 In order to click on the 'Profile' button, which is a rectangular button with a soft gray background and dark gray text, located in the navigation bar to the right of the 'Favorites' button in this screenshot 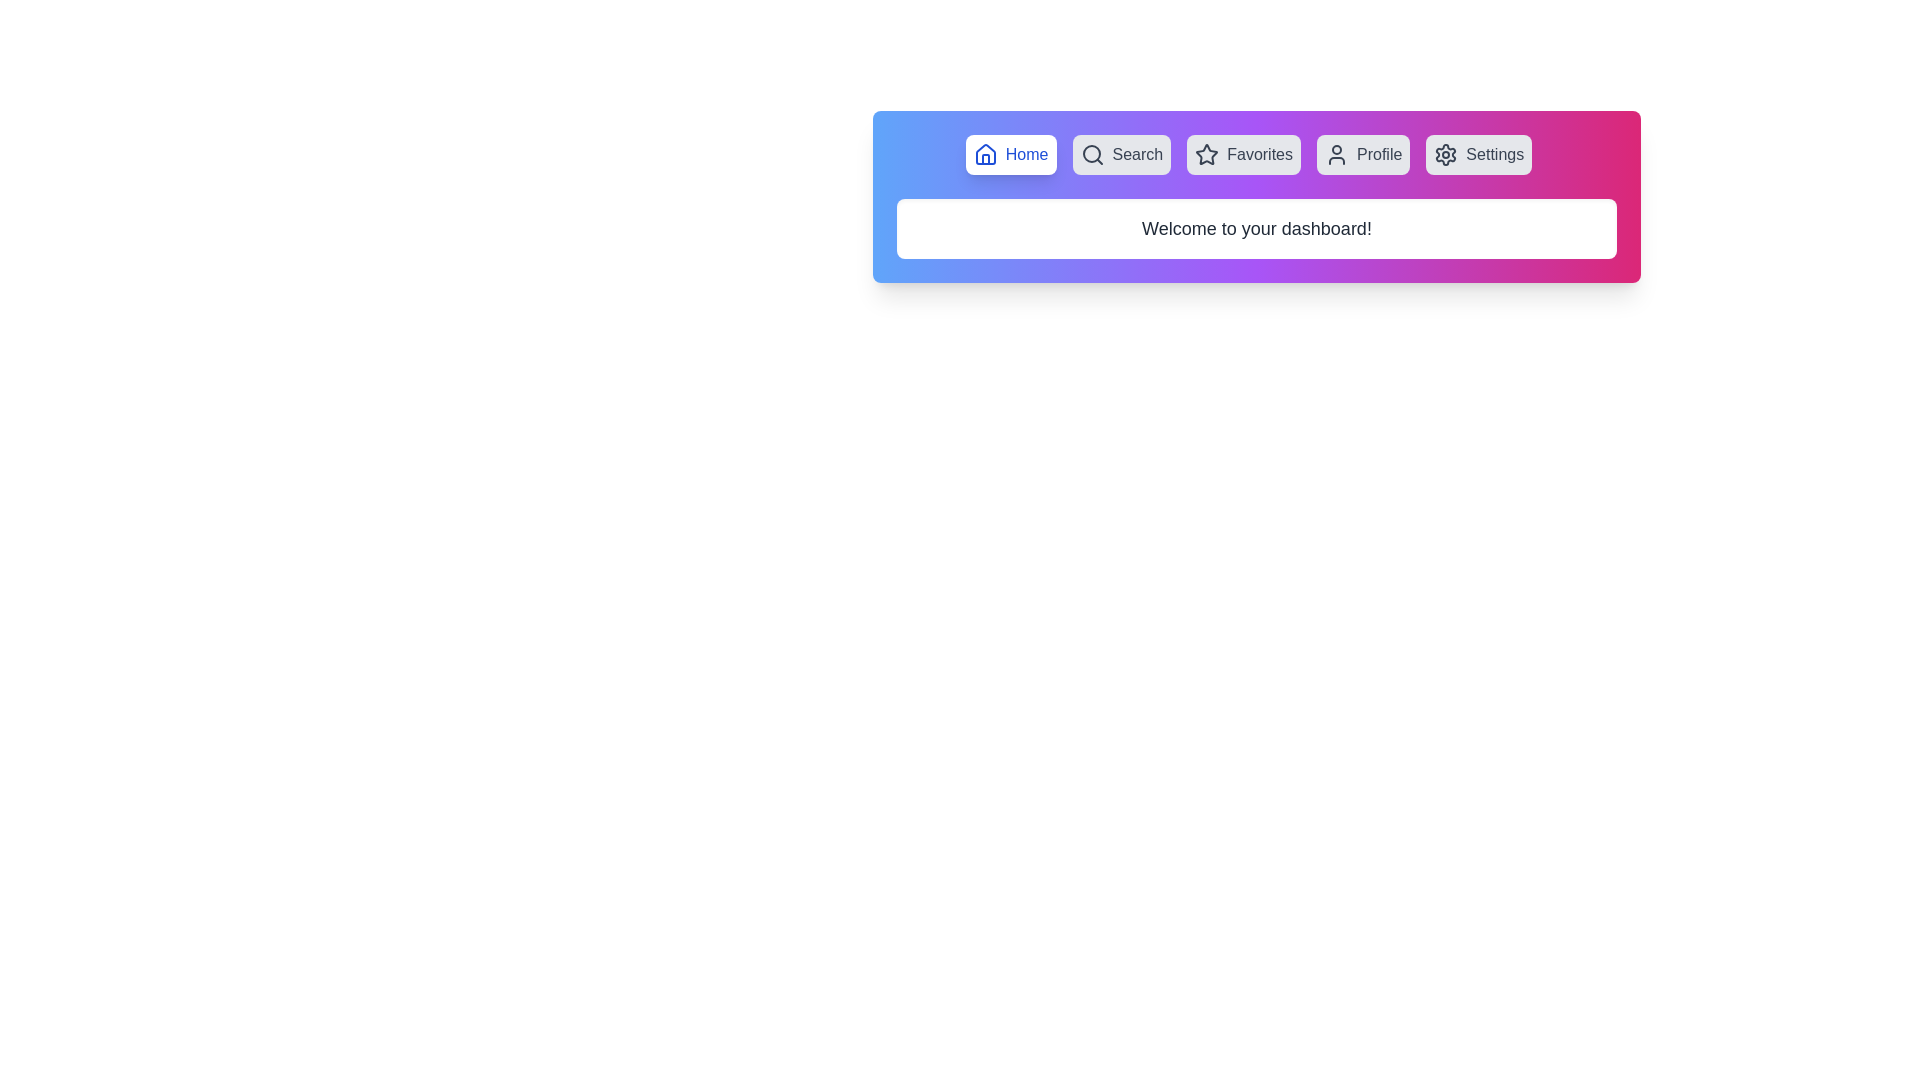, I will do `click(1362, 153)`.